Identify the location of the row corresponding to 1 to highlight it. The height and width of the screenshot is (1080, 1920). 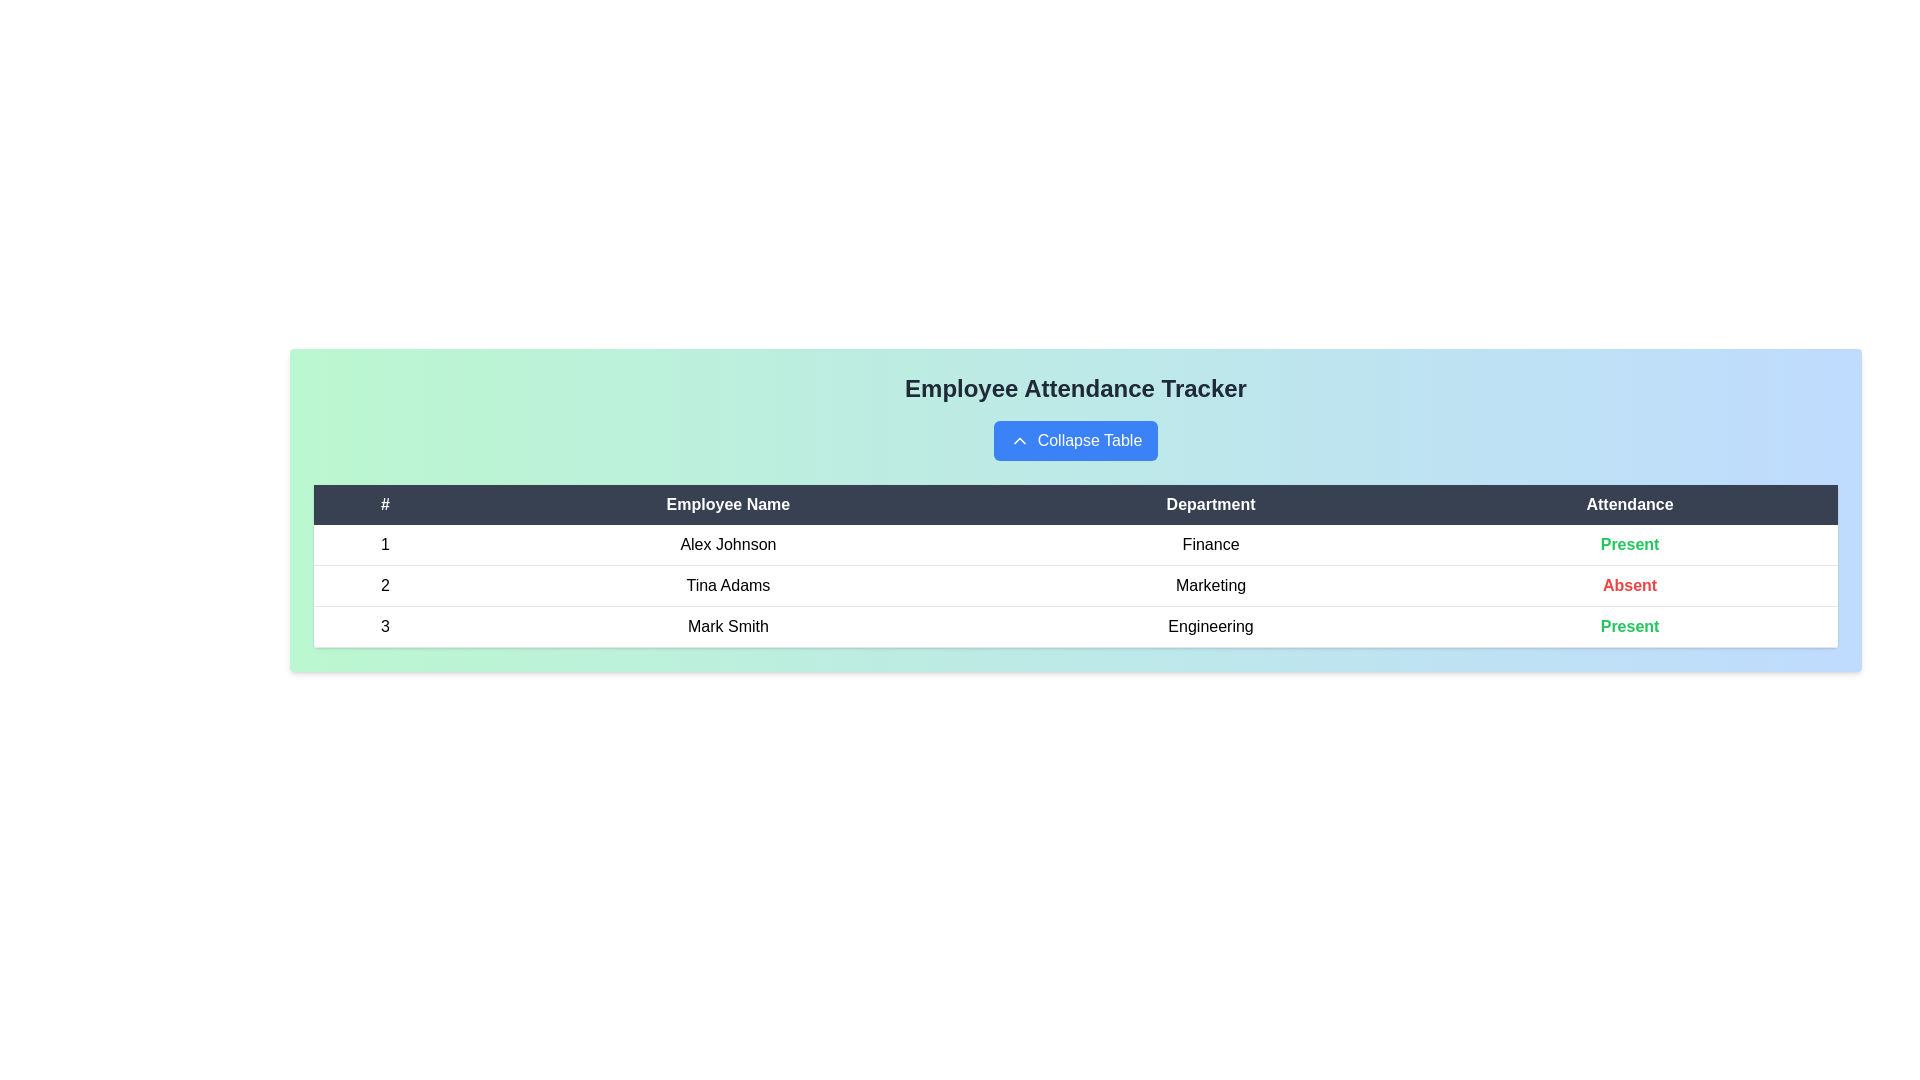
(1074, 545).